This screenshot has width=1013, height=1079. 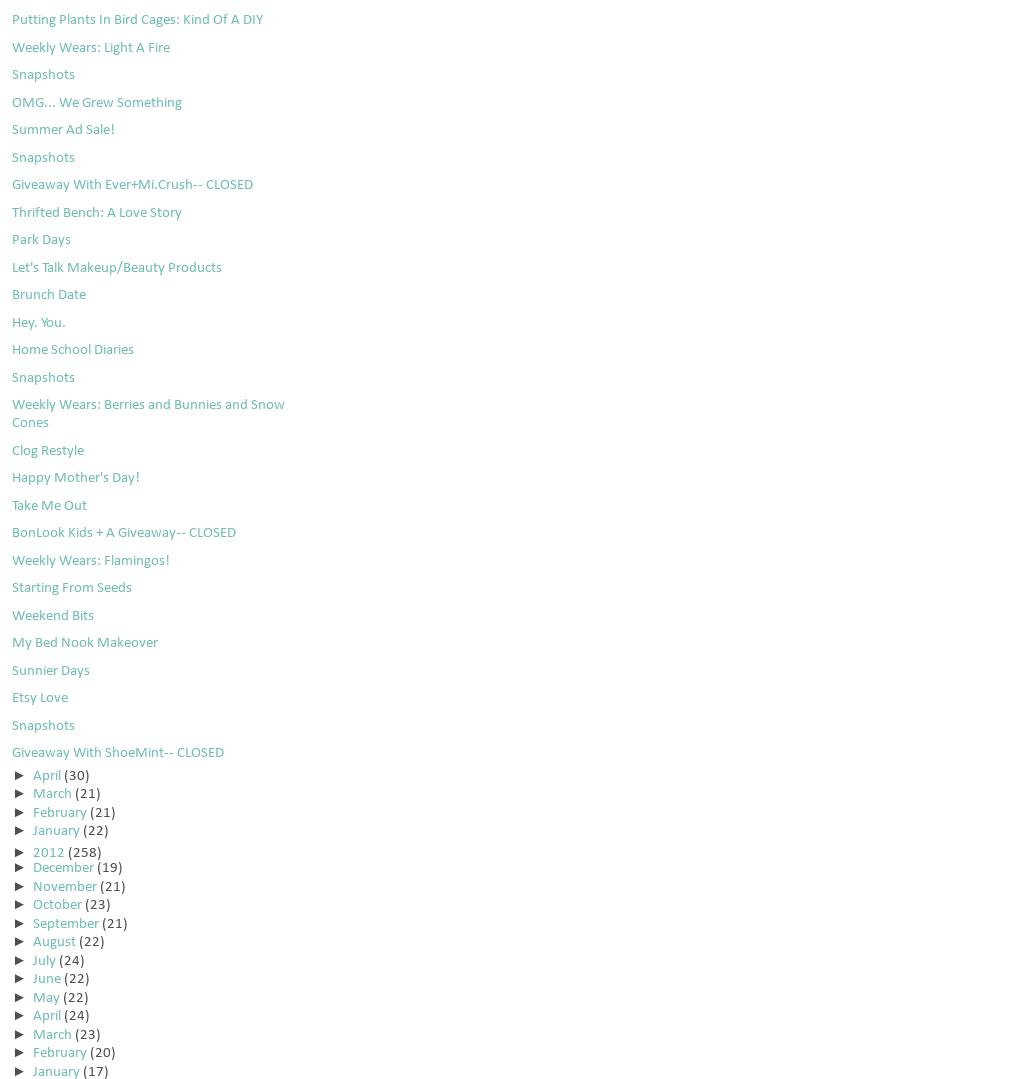 What do you see at coordinates (83, 642) in the screenshot?
I see `'My Bed Nook Makeover'` at bounding box center [83, 642].